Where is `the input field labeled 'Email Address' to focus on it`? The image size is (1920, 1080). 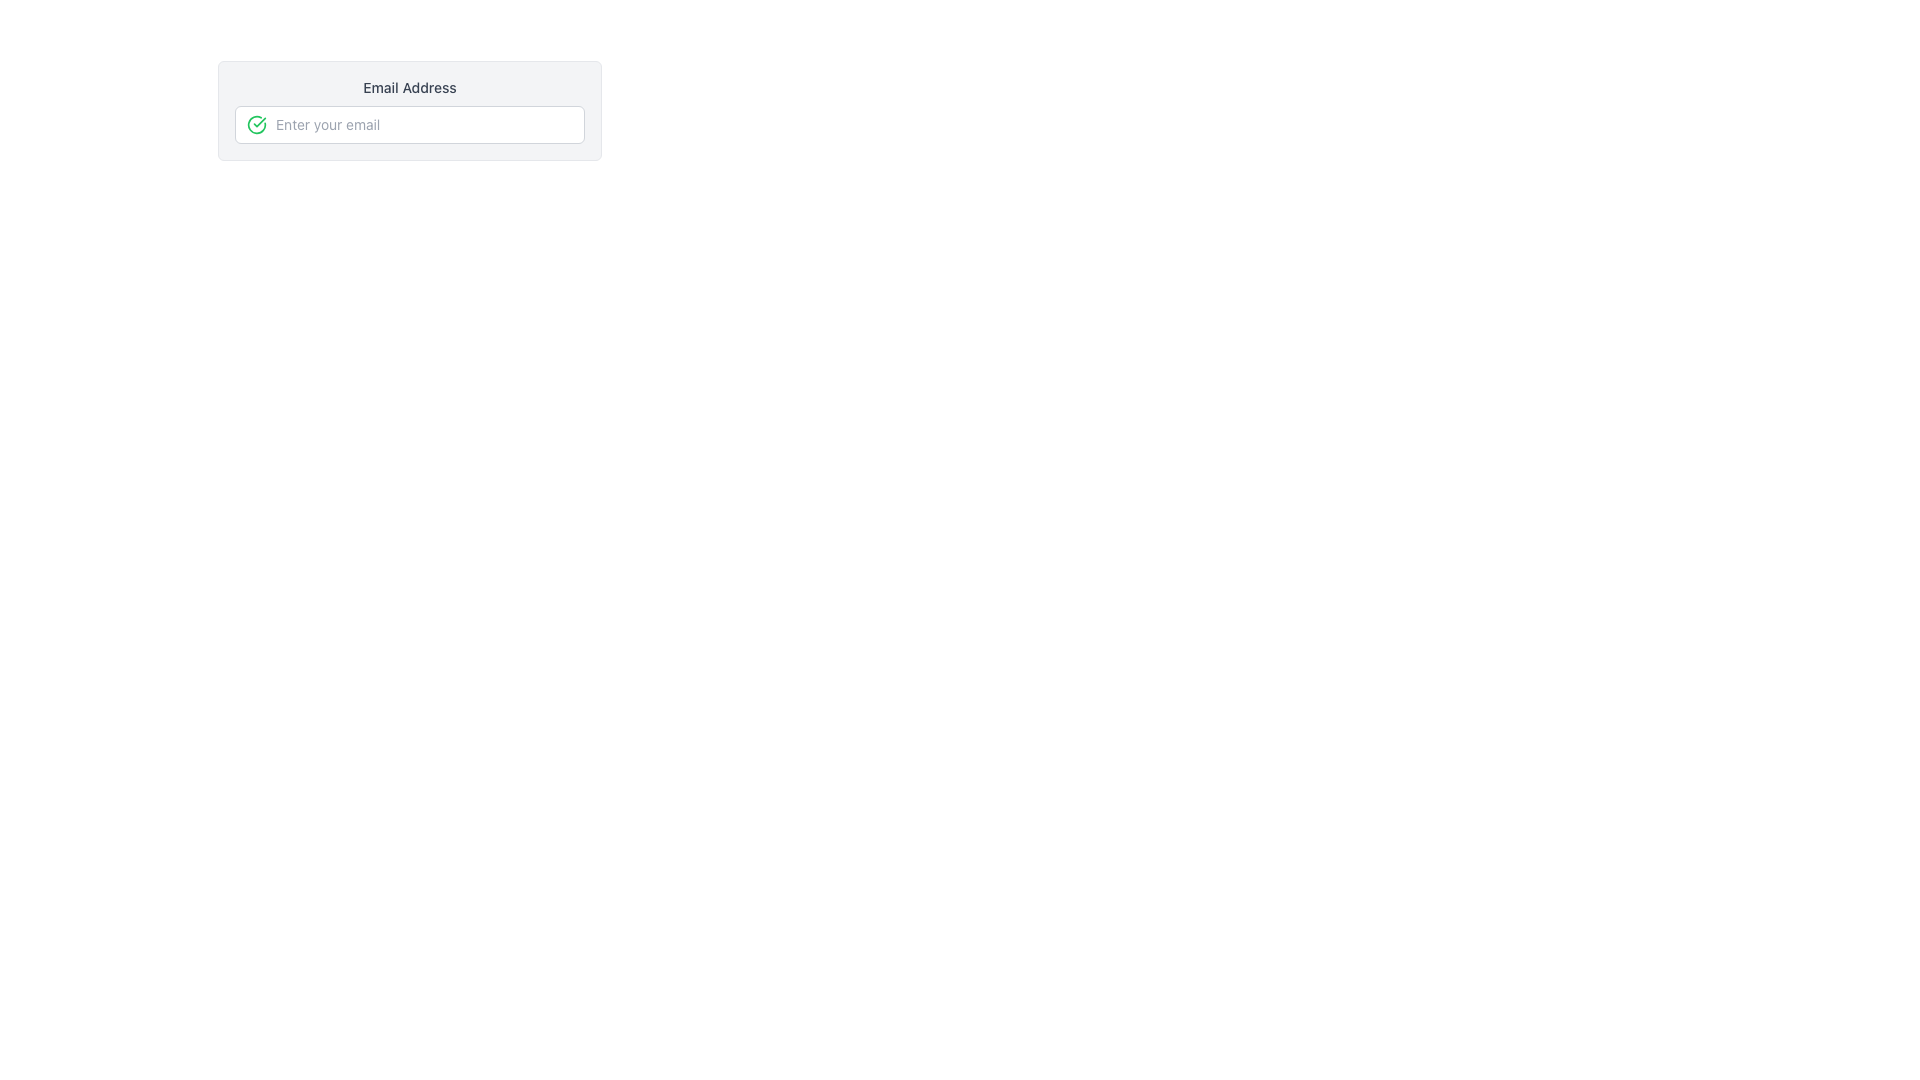
the input field labeled 'Email Address' to focus on it is located at coordinates (408, 111).